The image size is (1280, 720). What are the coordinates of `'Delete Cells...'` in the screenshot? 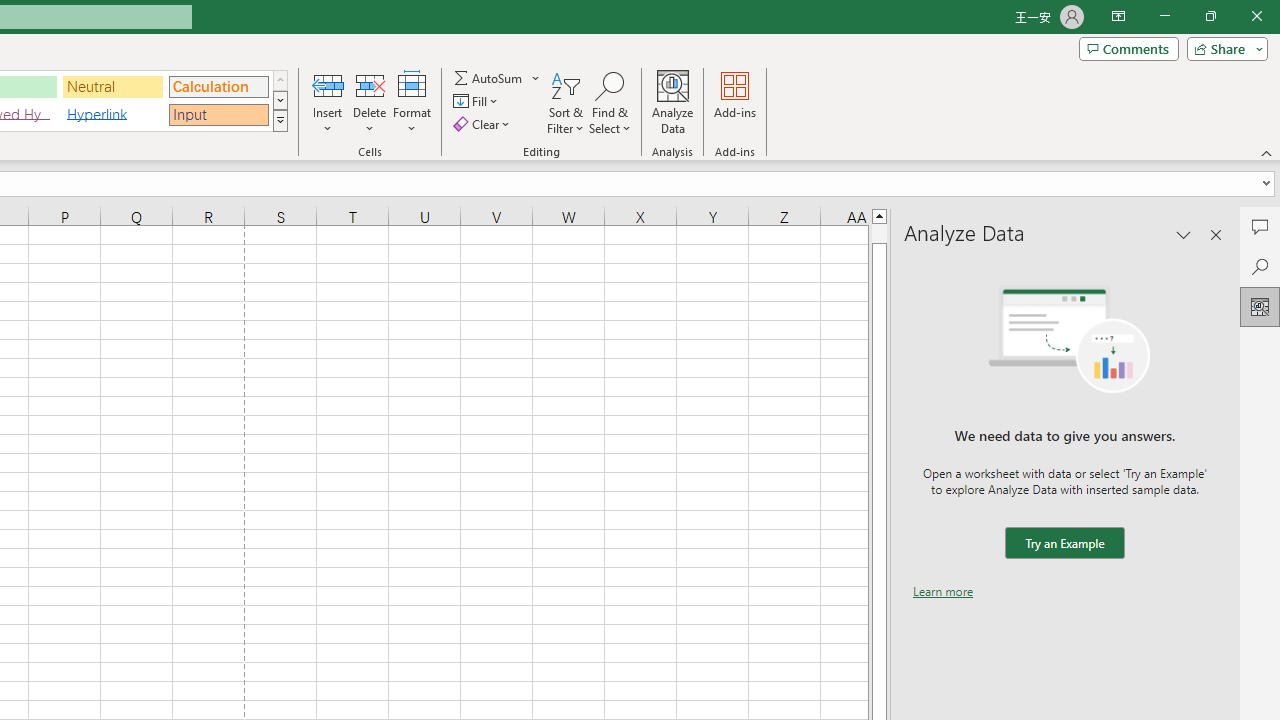 It's located at (369, 84).